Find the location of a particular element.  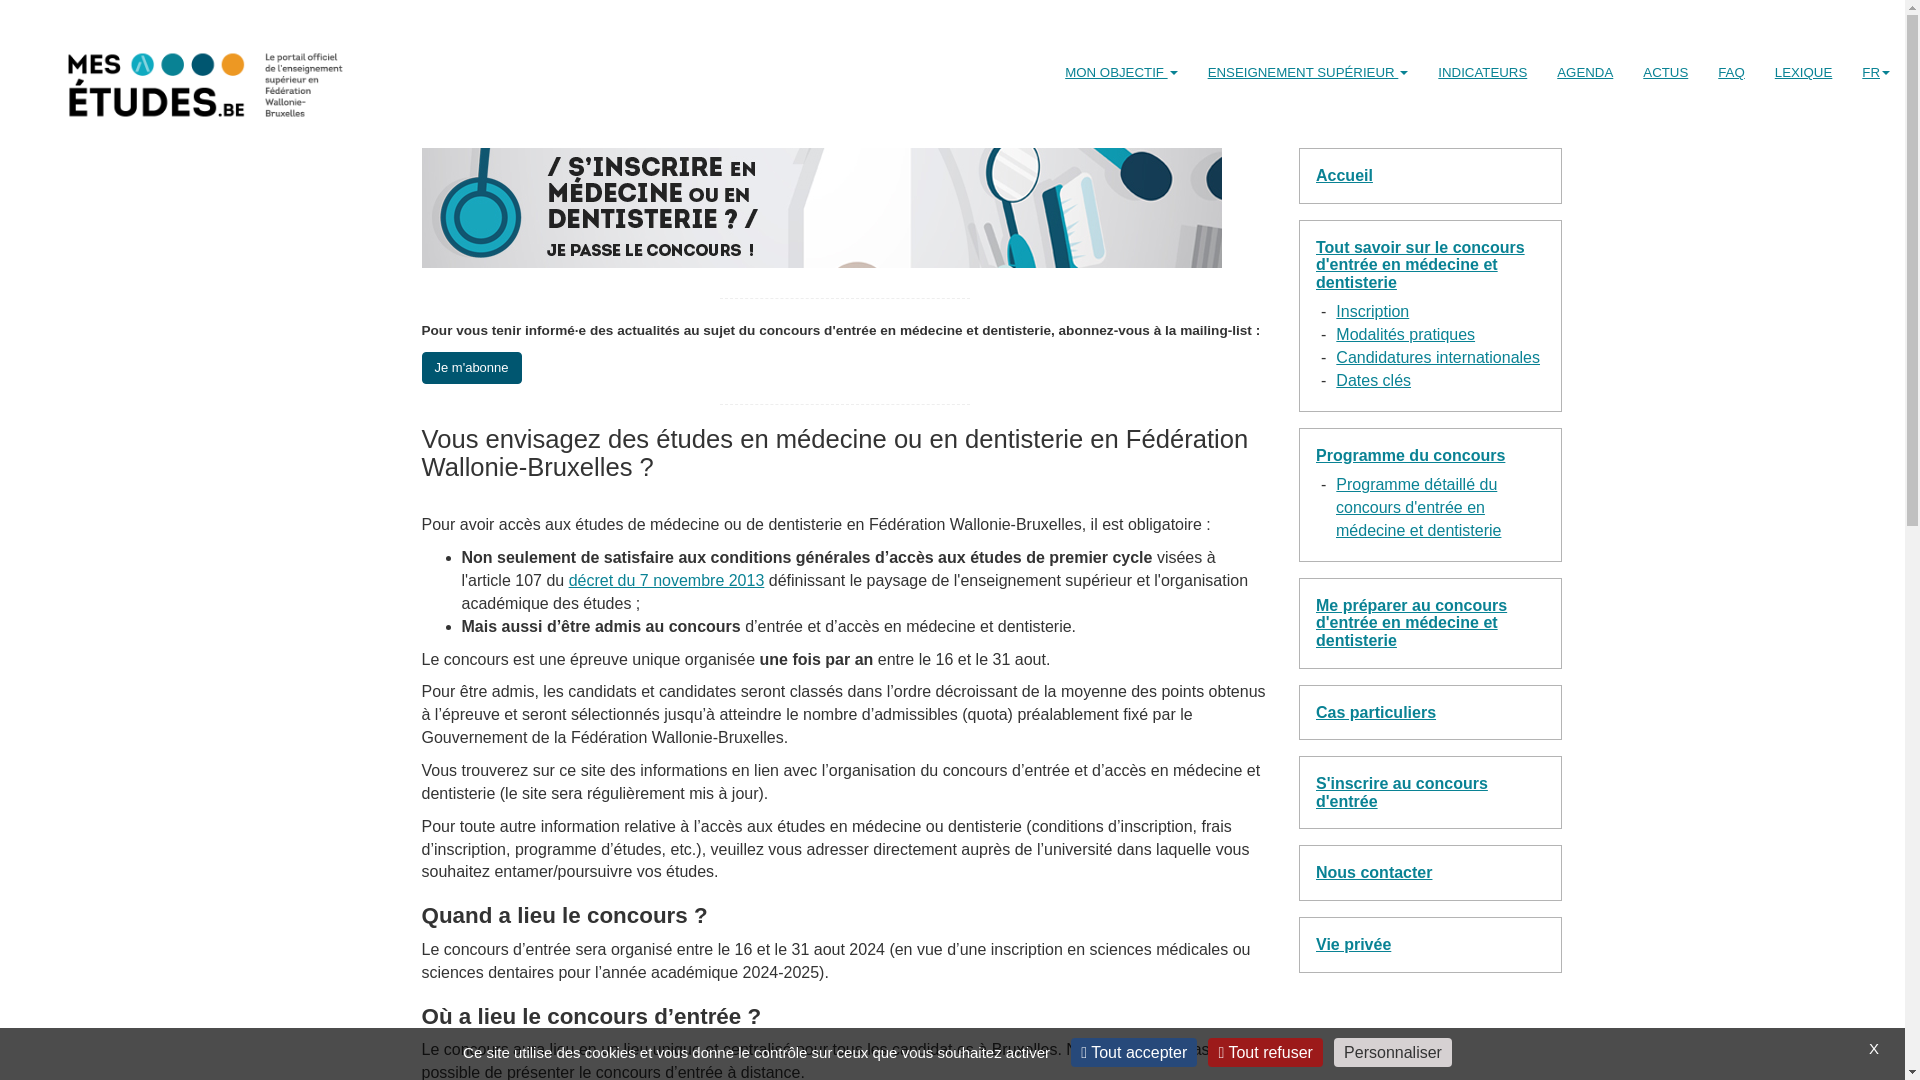

'LEXIQUE' is located at coordinates (1804, 72).